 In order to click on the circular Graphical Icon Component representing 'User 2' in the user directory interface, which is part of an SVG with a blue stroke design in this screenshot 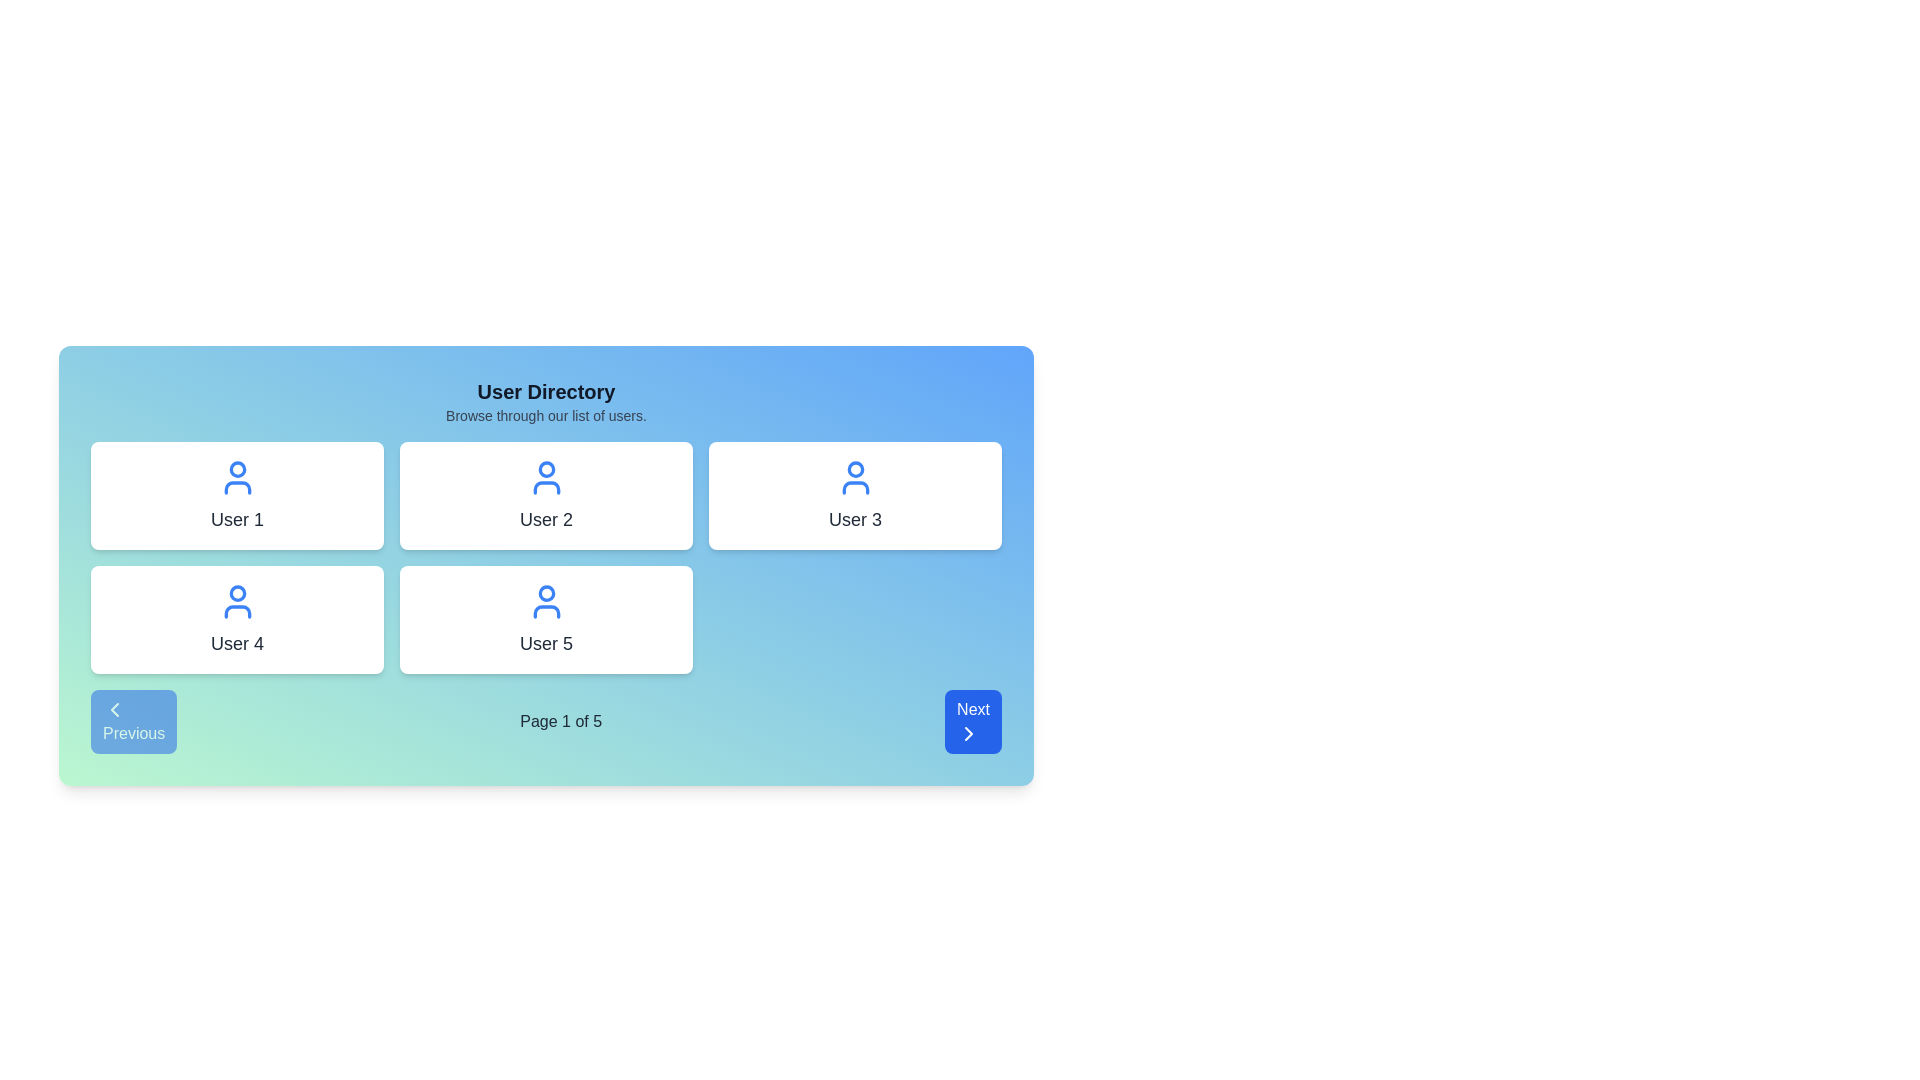, I will do `click(546, 469)`.